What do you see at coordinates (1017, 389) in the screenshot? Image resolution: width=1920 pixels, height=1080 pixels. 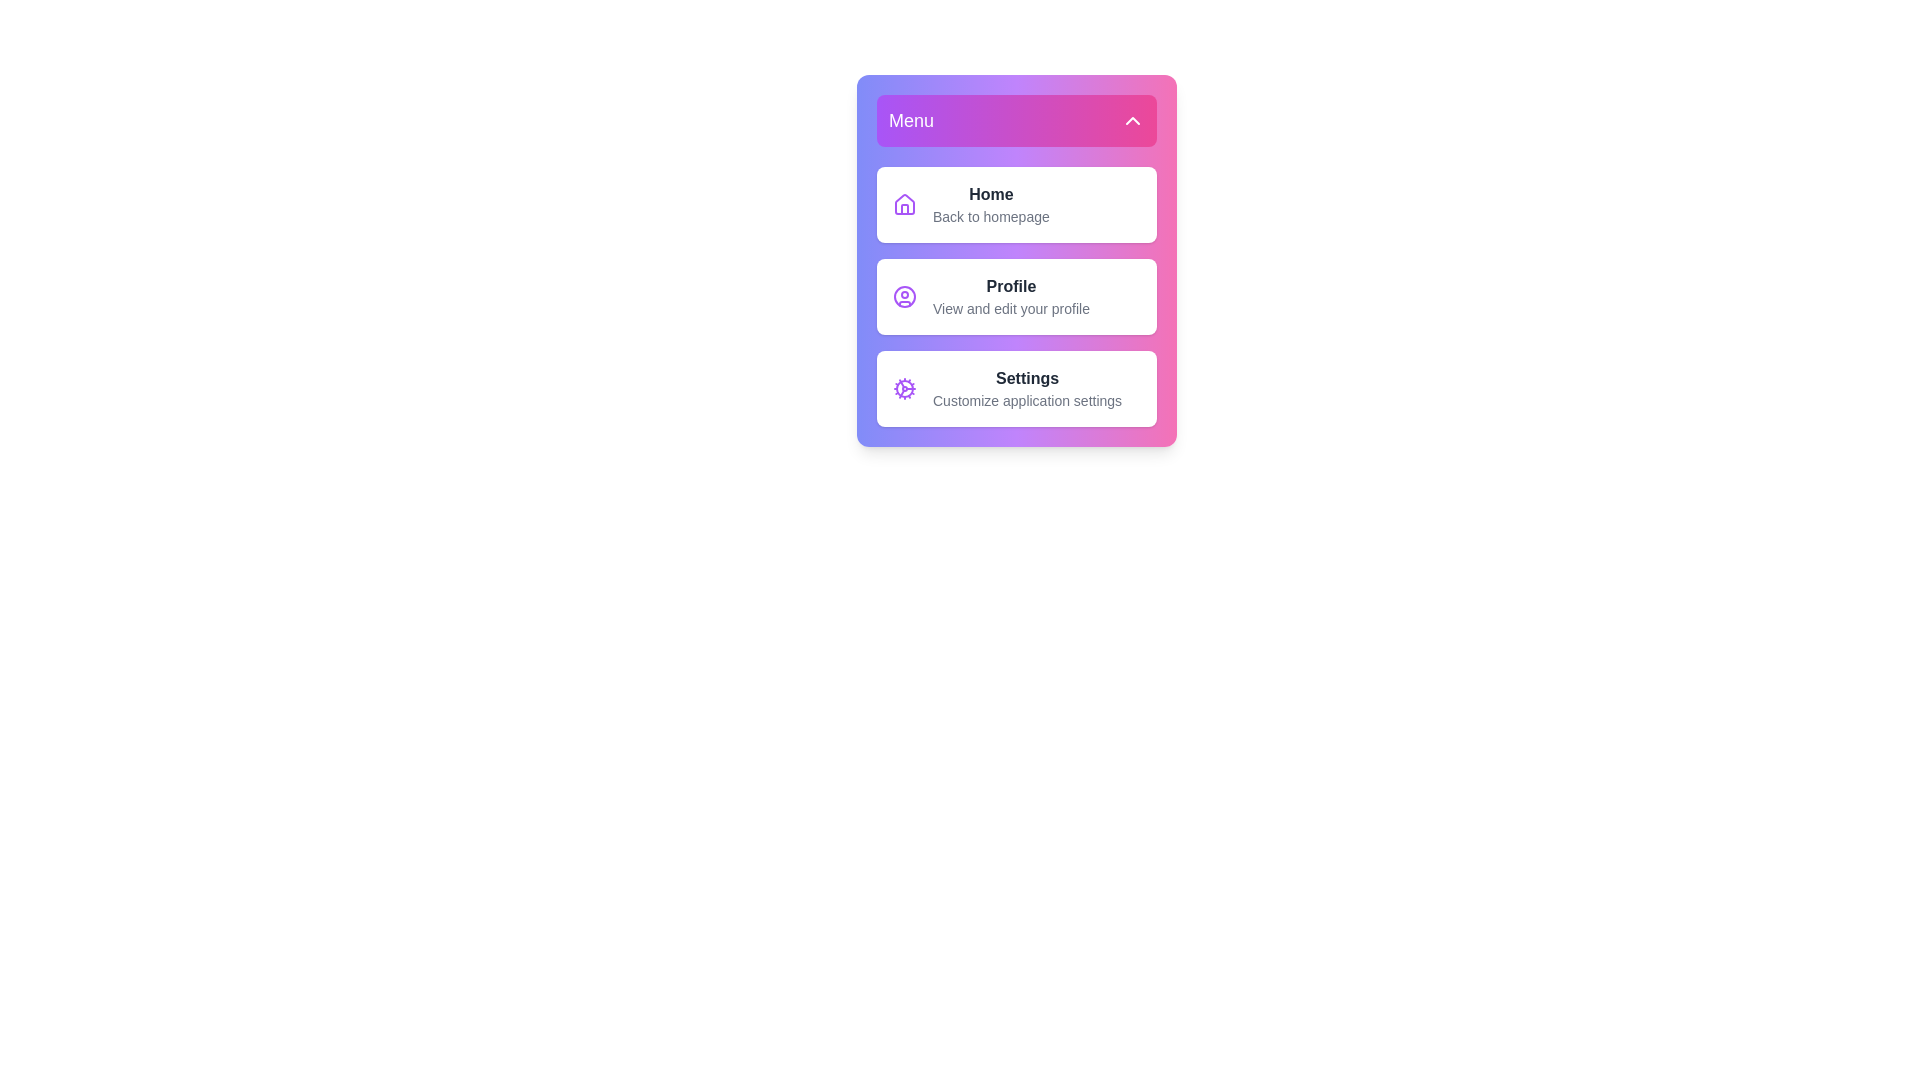 I see `the text of the menu item labeled Settings` at bounding box center [1017, 389].